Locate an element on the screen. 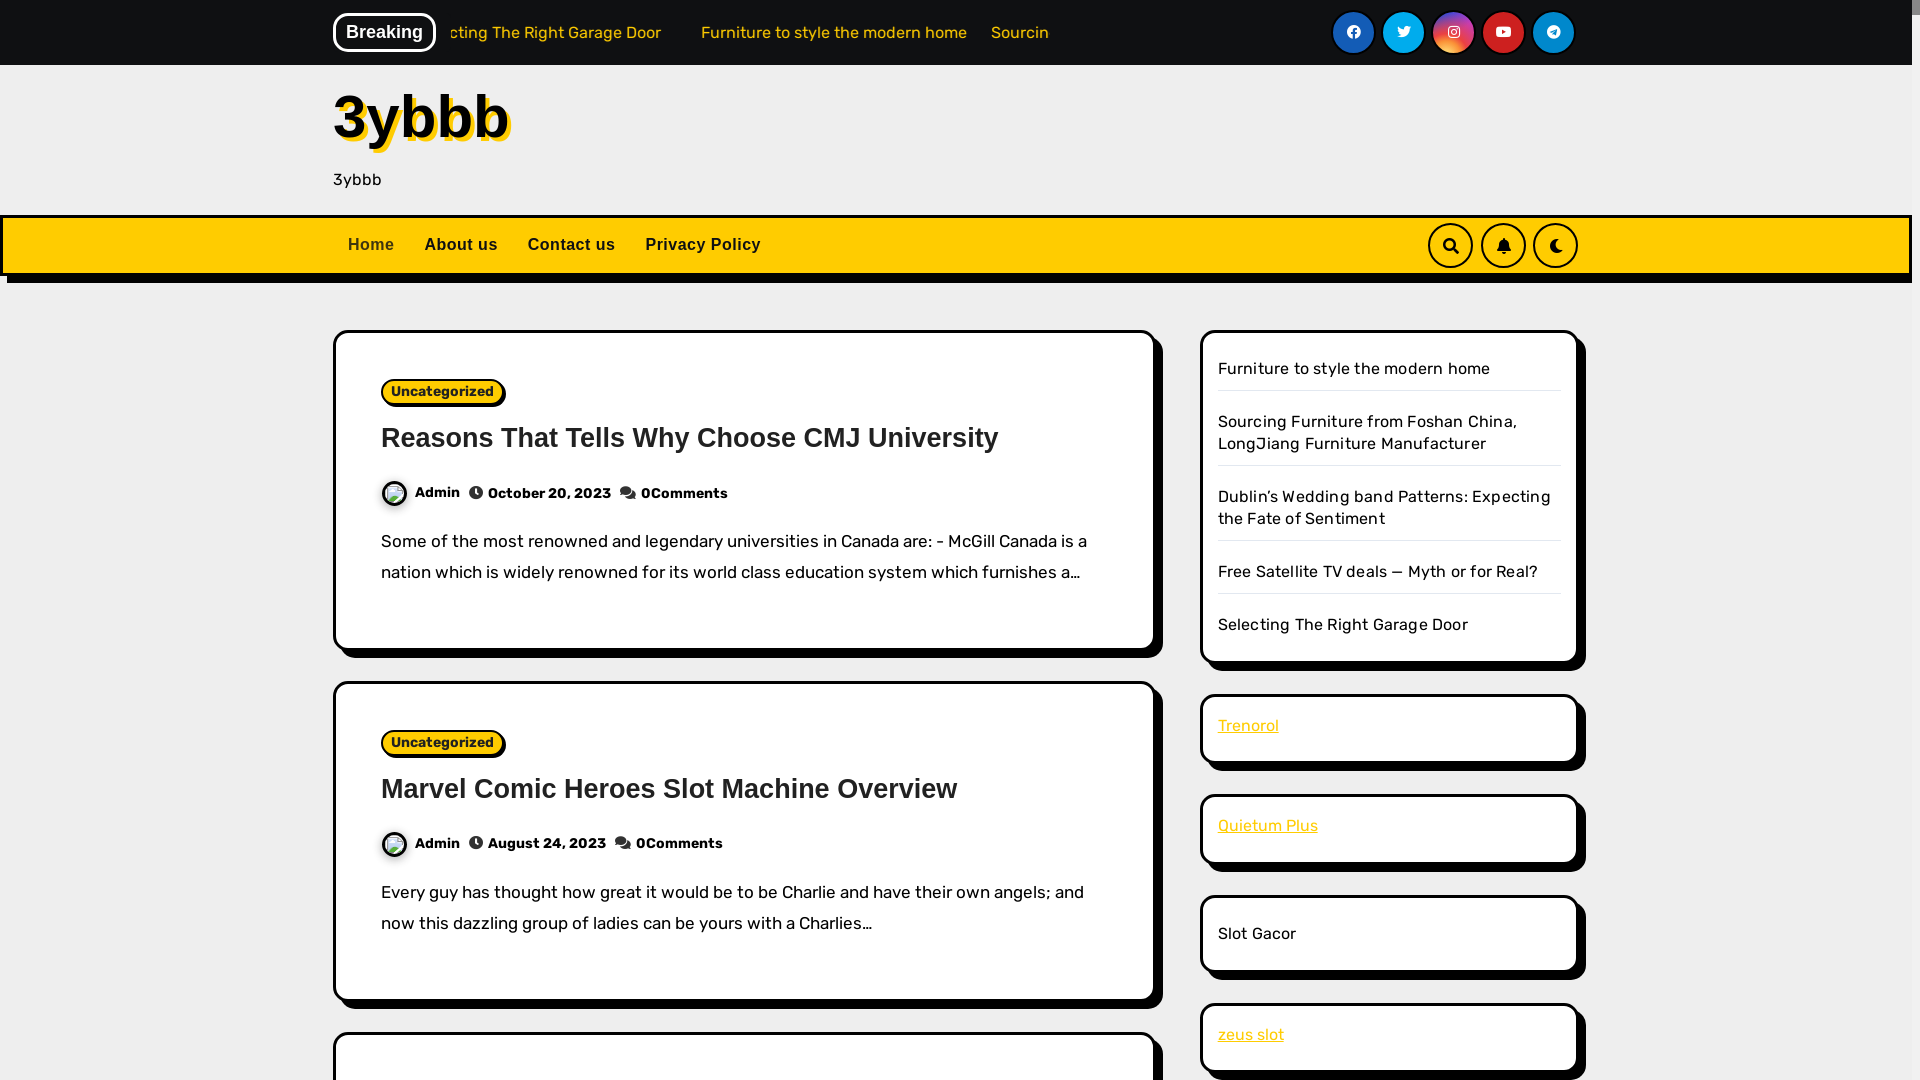 The image size is (1920, 1080). 'Home' is located at coordinates (370, 244).